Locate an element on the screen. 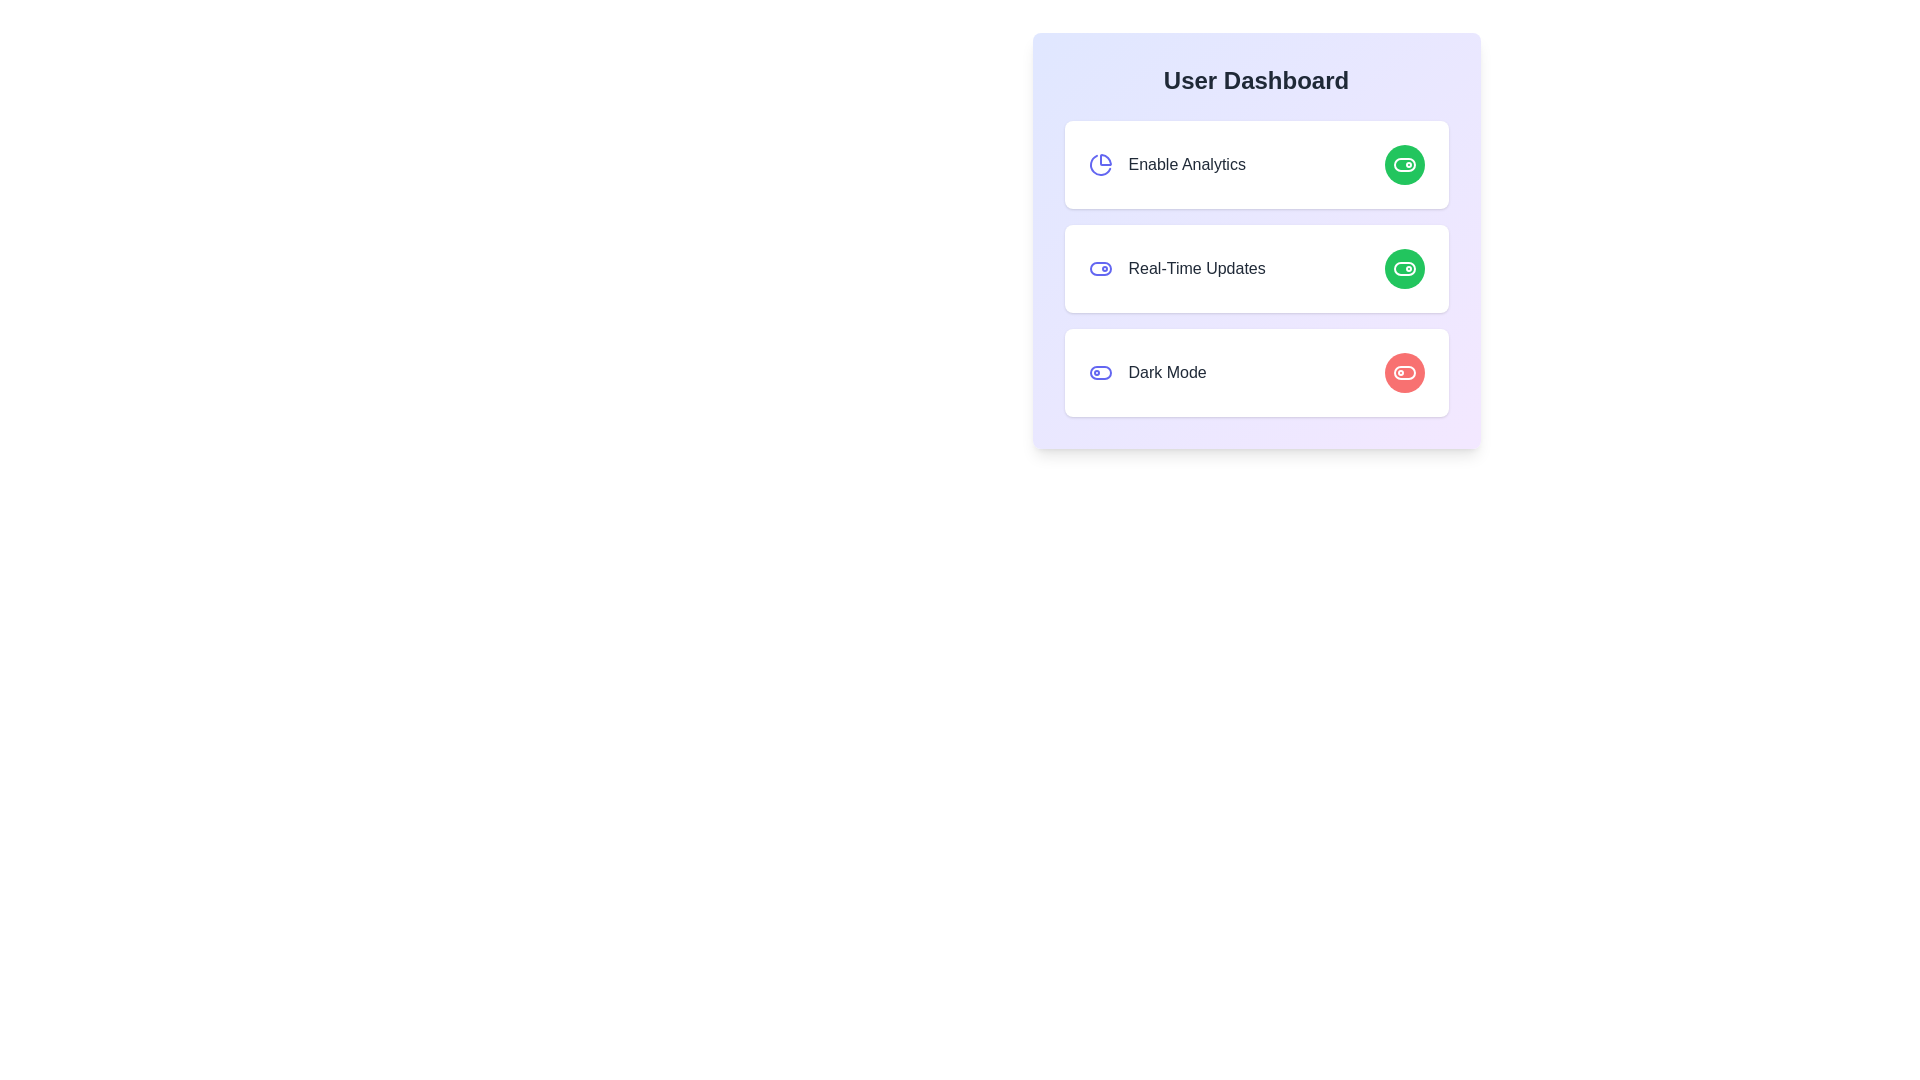 Image resolution: width=1920 pixels, height=1080 pixels. the toggle switch for the 'Real-Time Updates' feature, located next to the 'Real-Time Updates' text in the user dashboard is located at coordinates (1403, 268).